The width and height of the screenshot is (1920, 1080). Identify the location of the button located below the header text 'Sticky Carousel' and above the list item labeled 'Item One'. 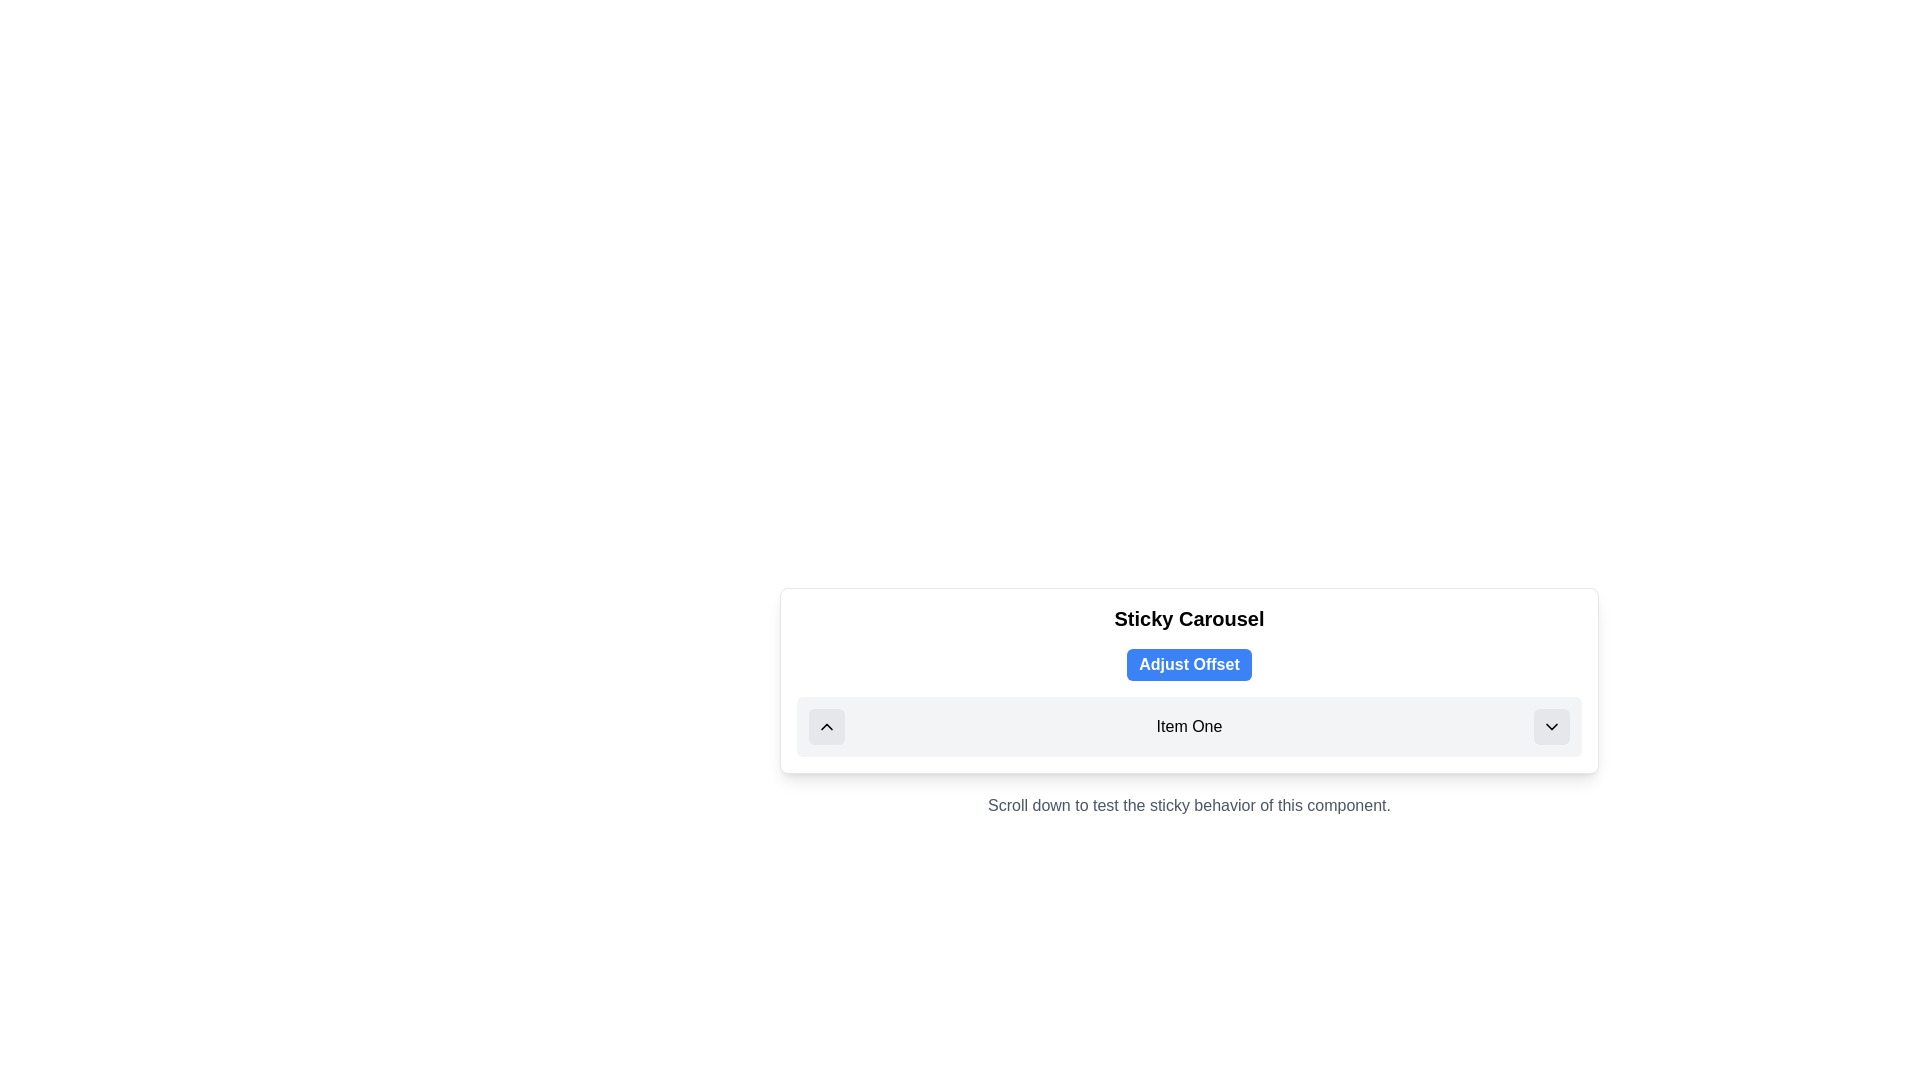
(1189, 664).